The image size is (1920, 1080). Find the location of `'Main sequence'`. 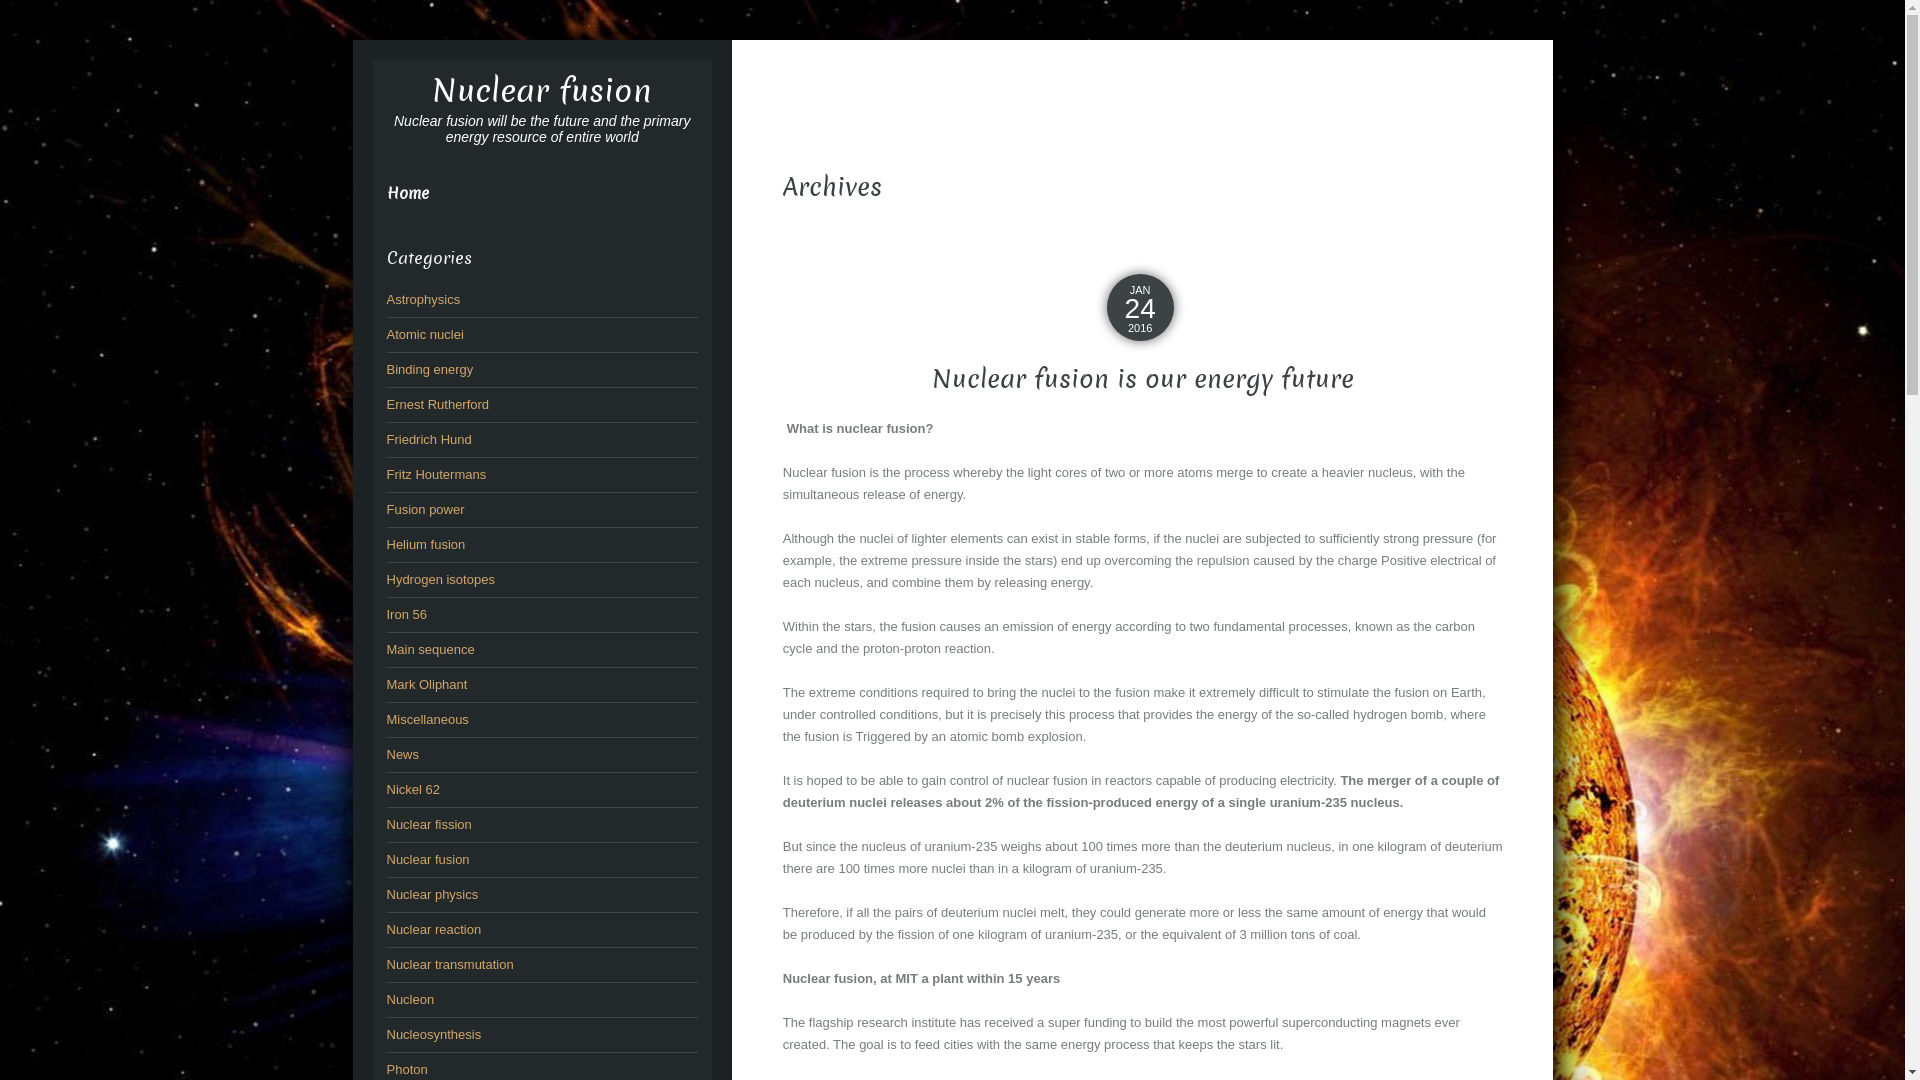

'Main sequence' is located at coordinates (429, 649).